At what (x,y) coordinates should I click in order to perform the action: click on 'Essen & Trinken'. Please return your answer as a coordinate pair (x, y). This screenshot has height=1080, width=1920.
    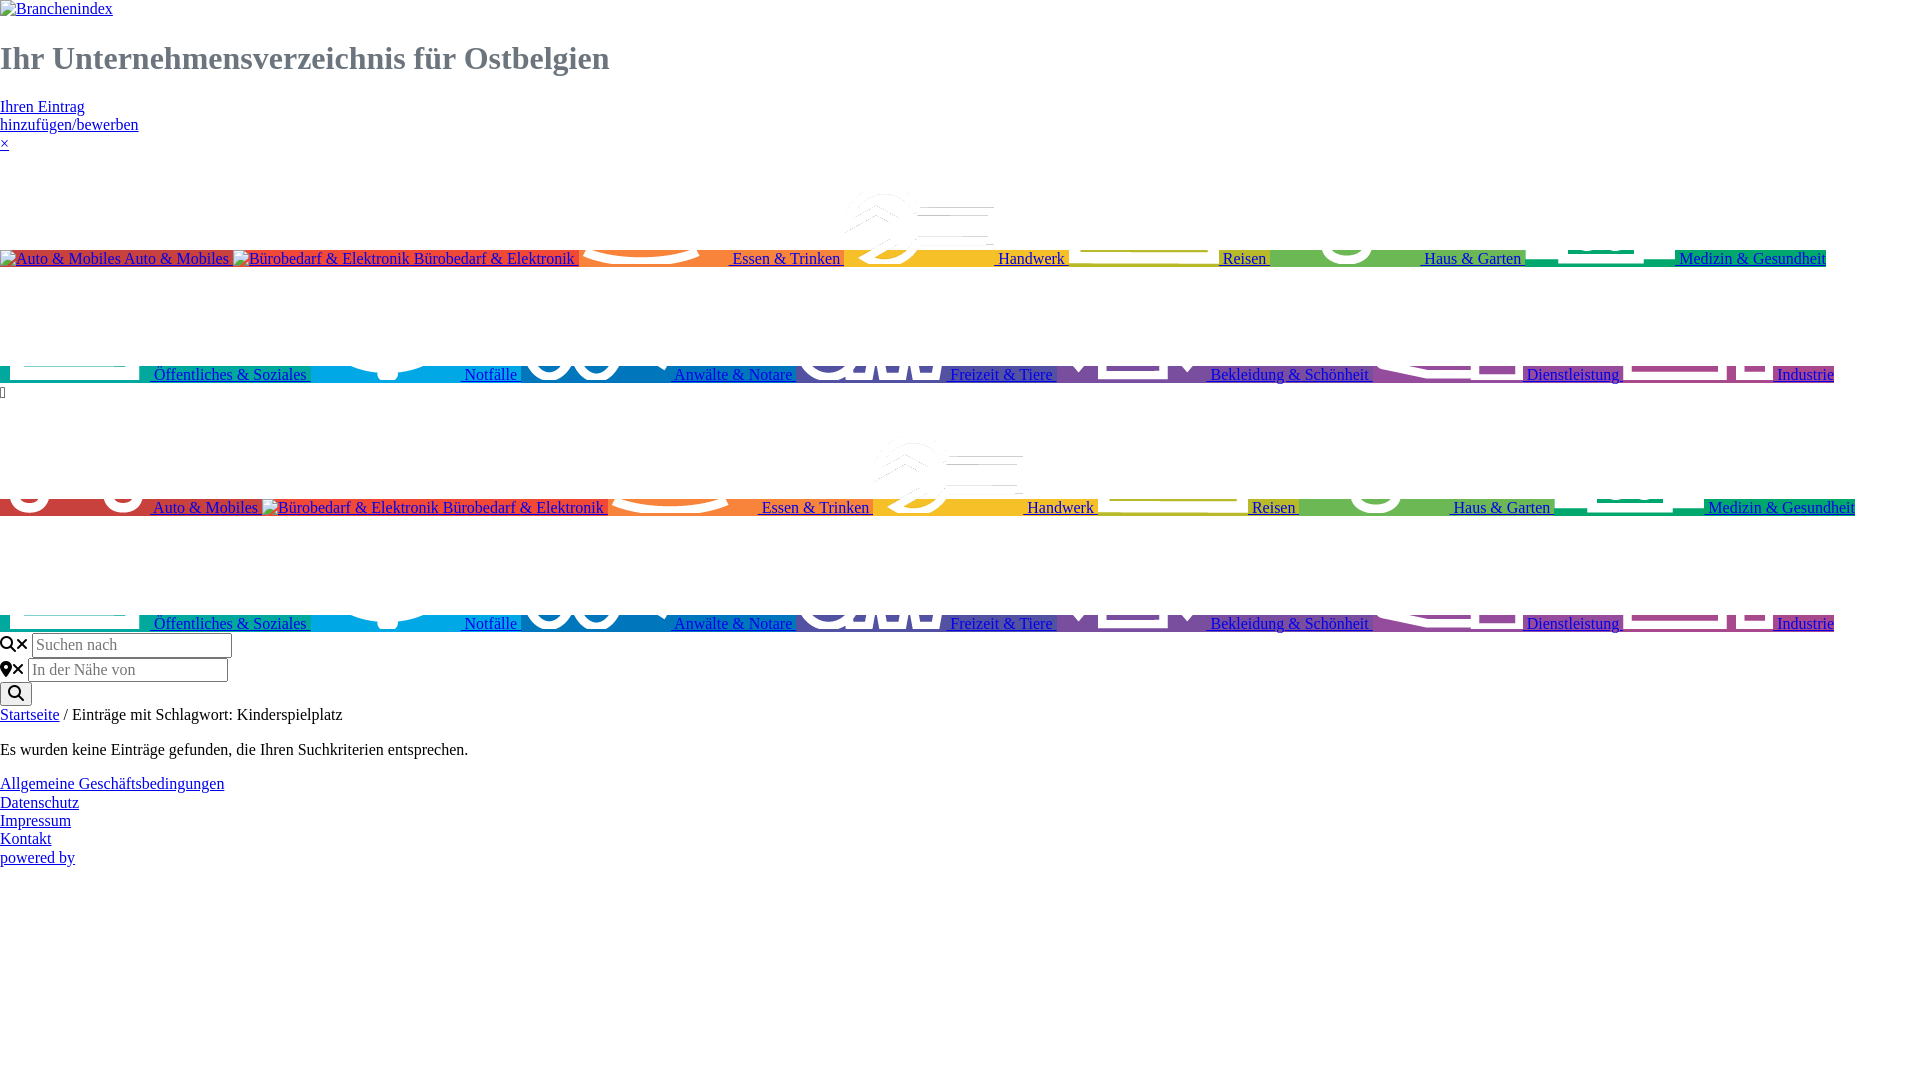
    Looking at the image, I should click on (739, 506).